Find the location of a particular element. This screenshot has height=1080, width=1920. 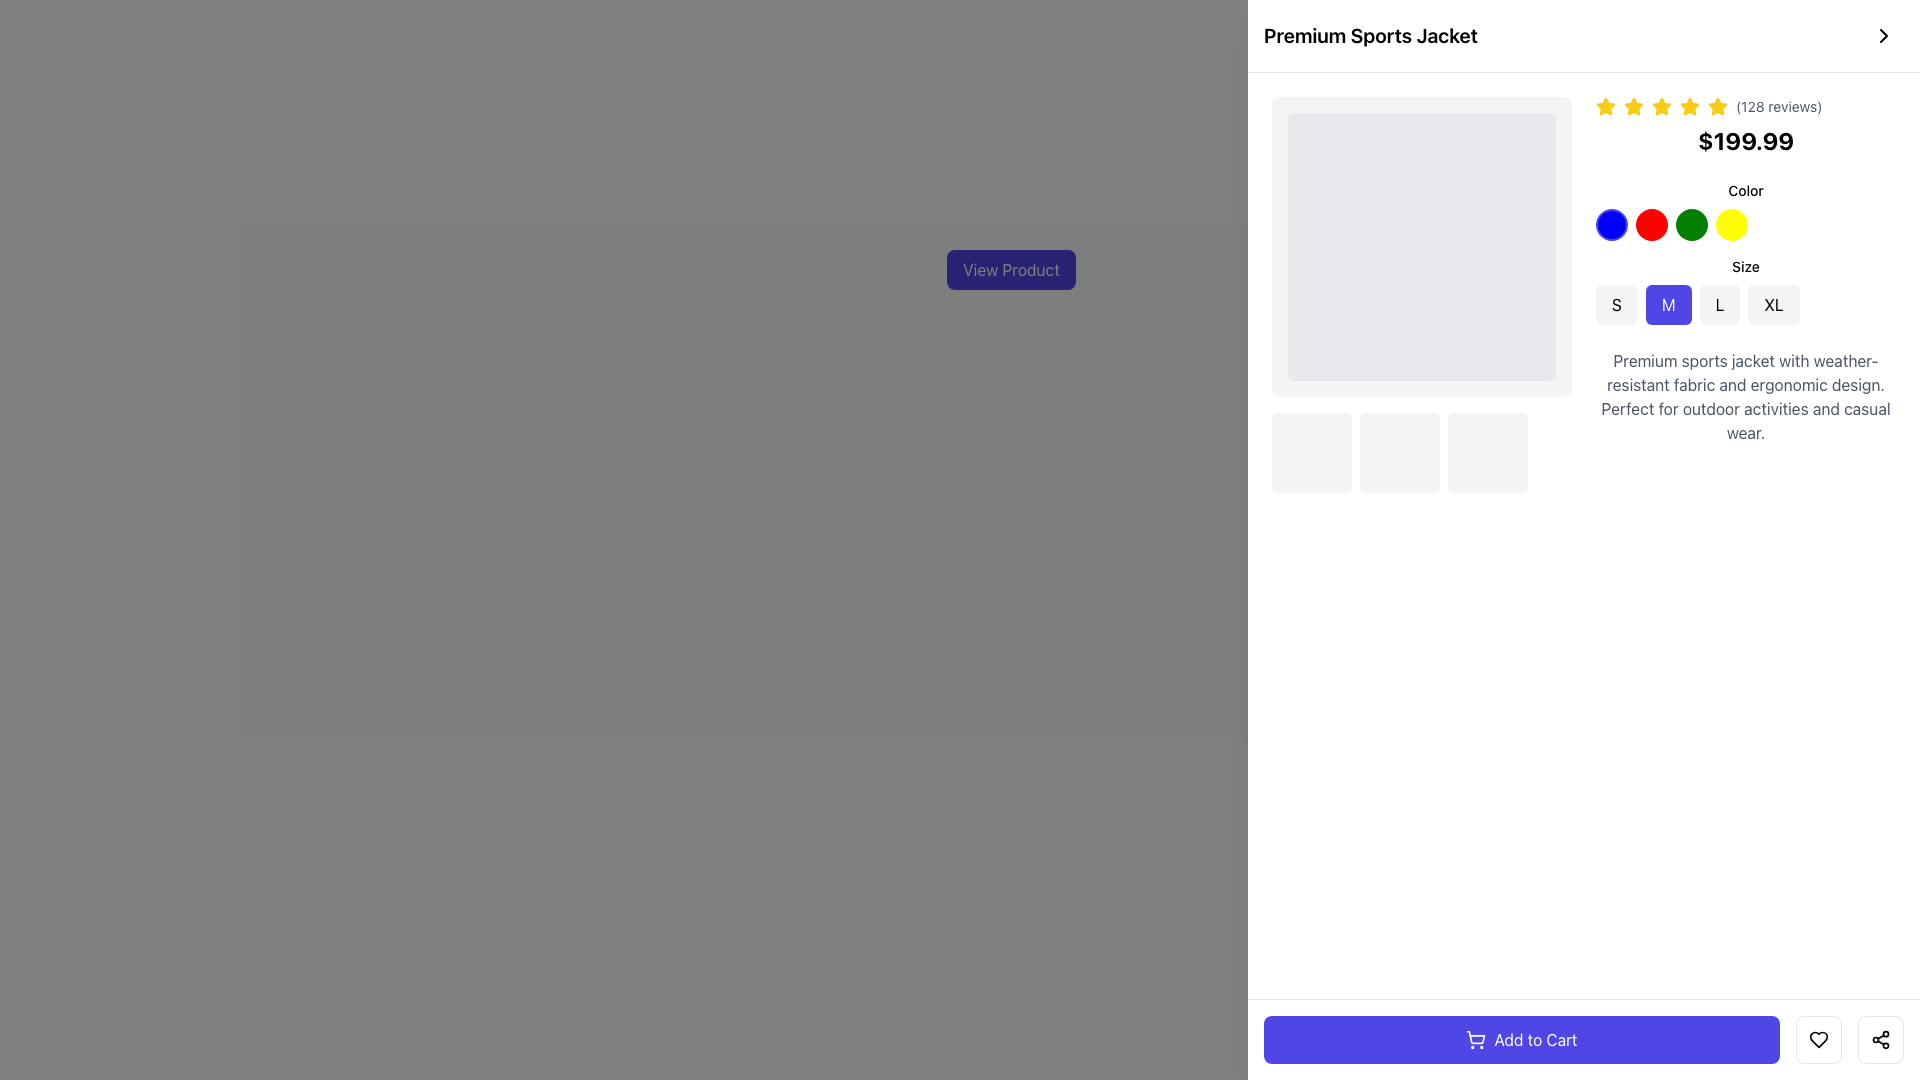

the first interactive thumbnail box with a light gray background and rounded corners, located below the main product image area is located at coordinates (1311, 452).